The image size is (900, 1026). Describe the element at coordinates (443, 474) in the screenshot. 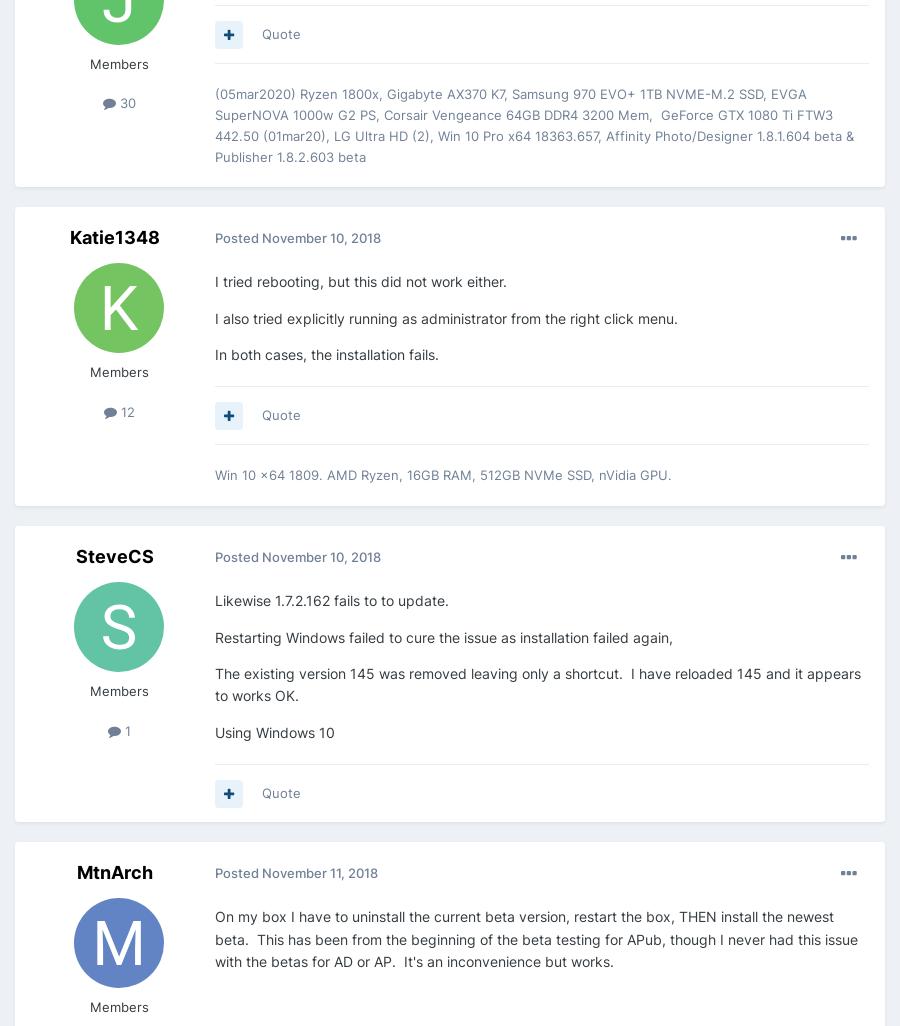

I see `'Win 10 x64 1809. AMD Ryzen, 16GB RAM, 512GB NVMe SSD, nVidia GPU.'` at that location.